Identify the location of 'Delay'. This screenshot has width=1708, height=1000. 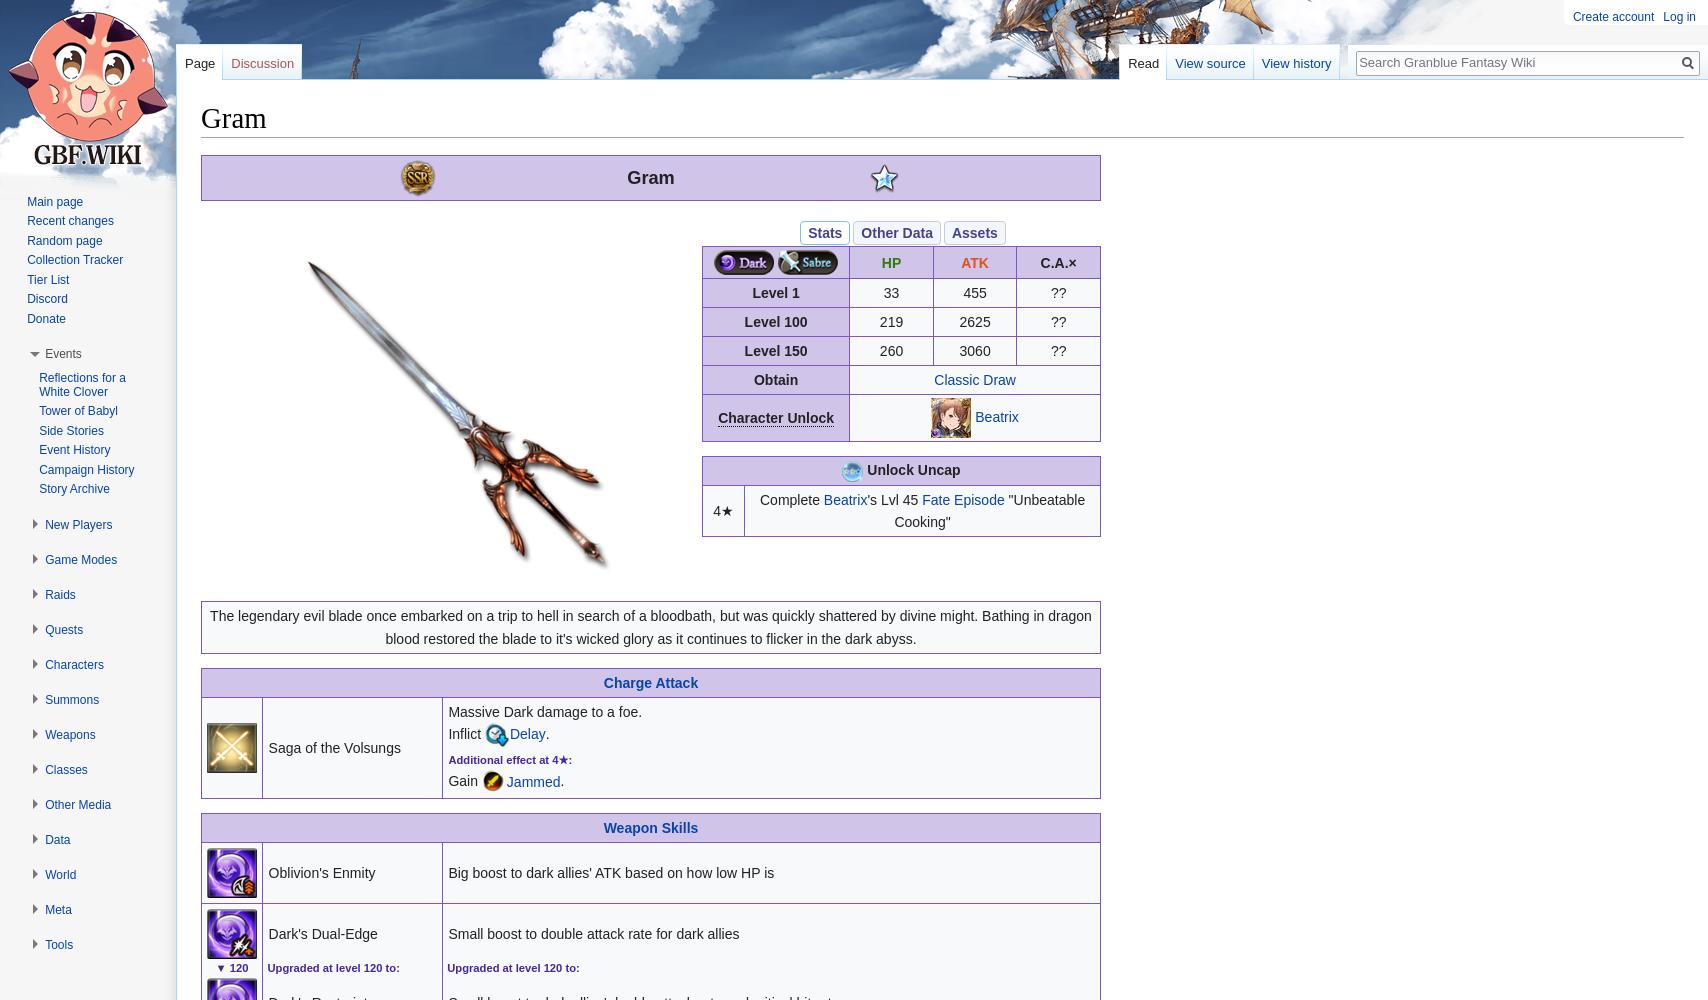
(526, 733).